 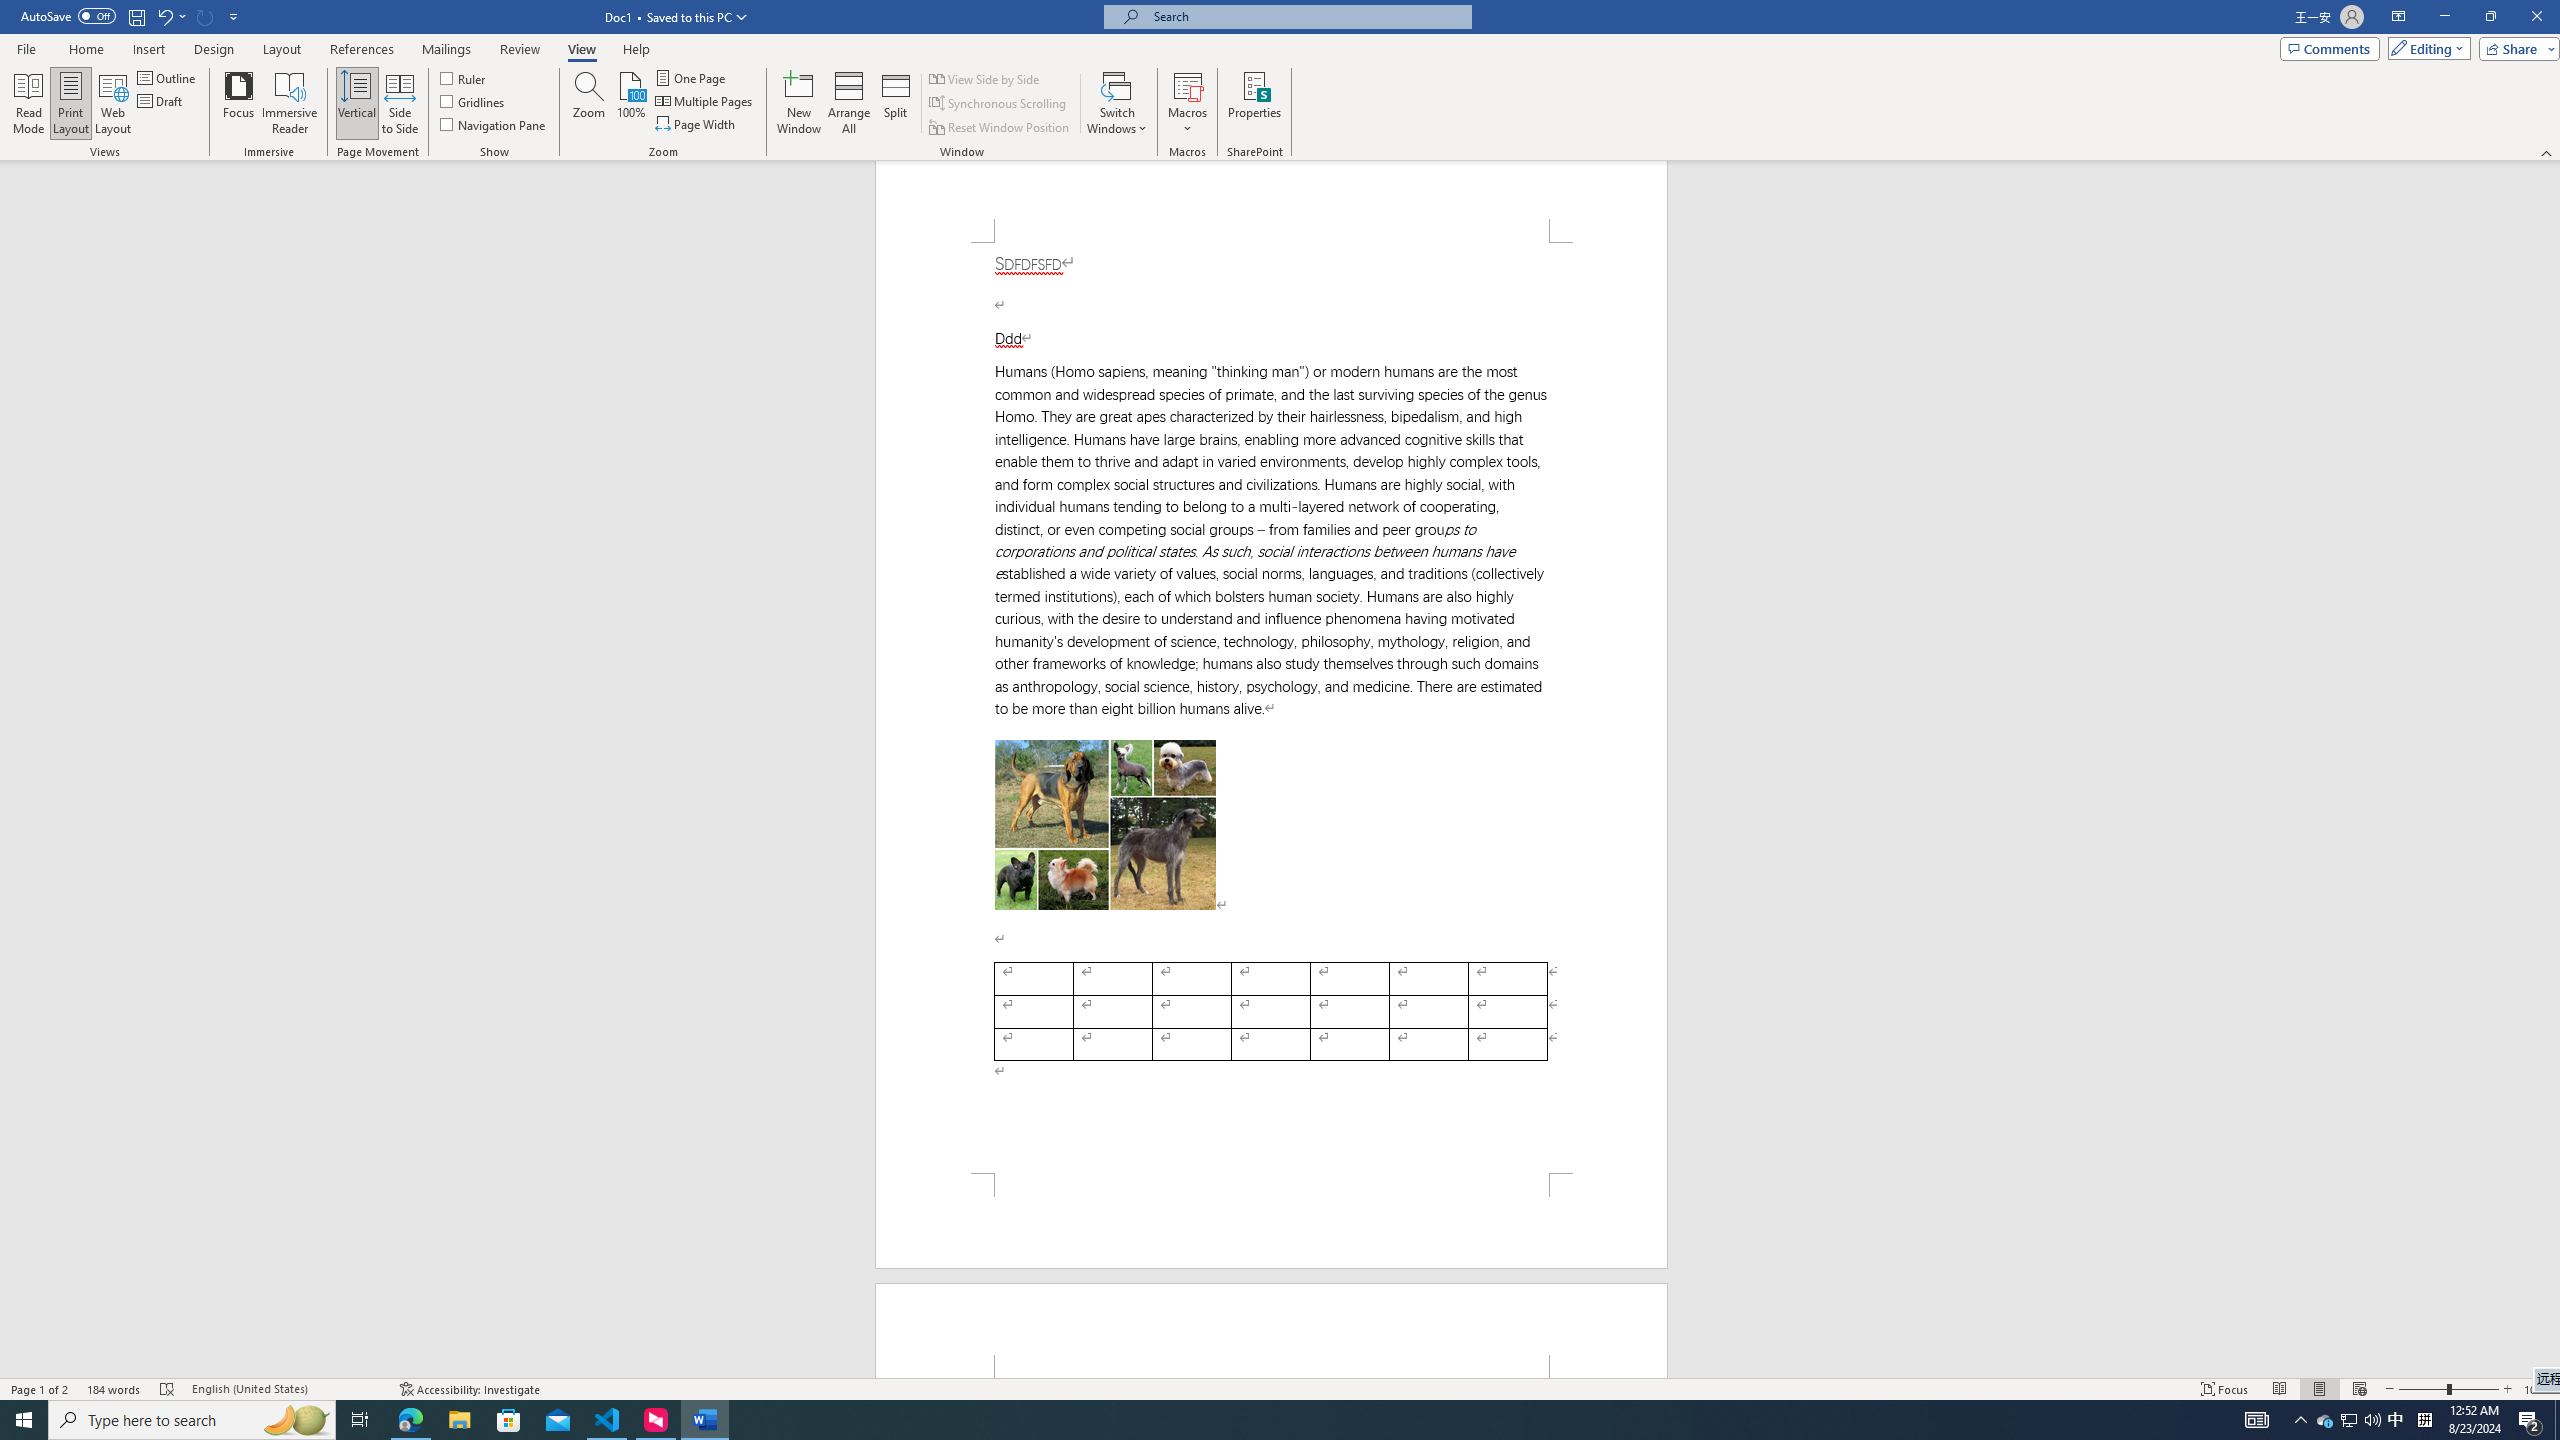 What do you see at coordinates (170, 15) in the screenshot?
I see `'Undo Apply Quick Style Set'` at bounding box center [170, 15].